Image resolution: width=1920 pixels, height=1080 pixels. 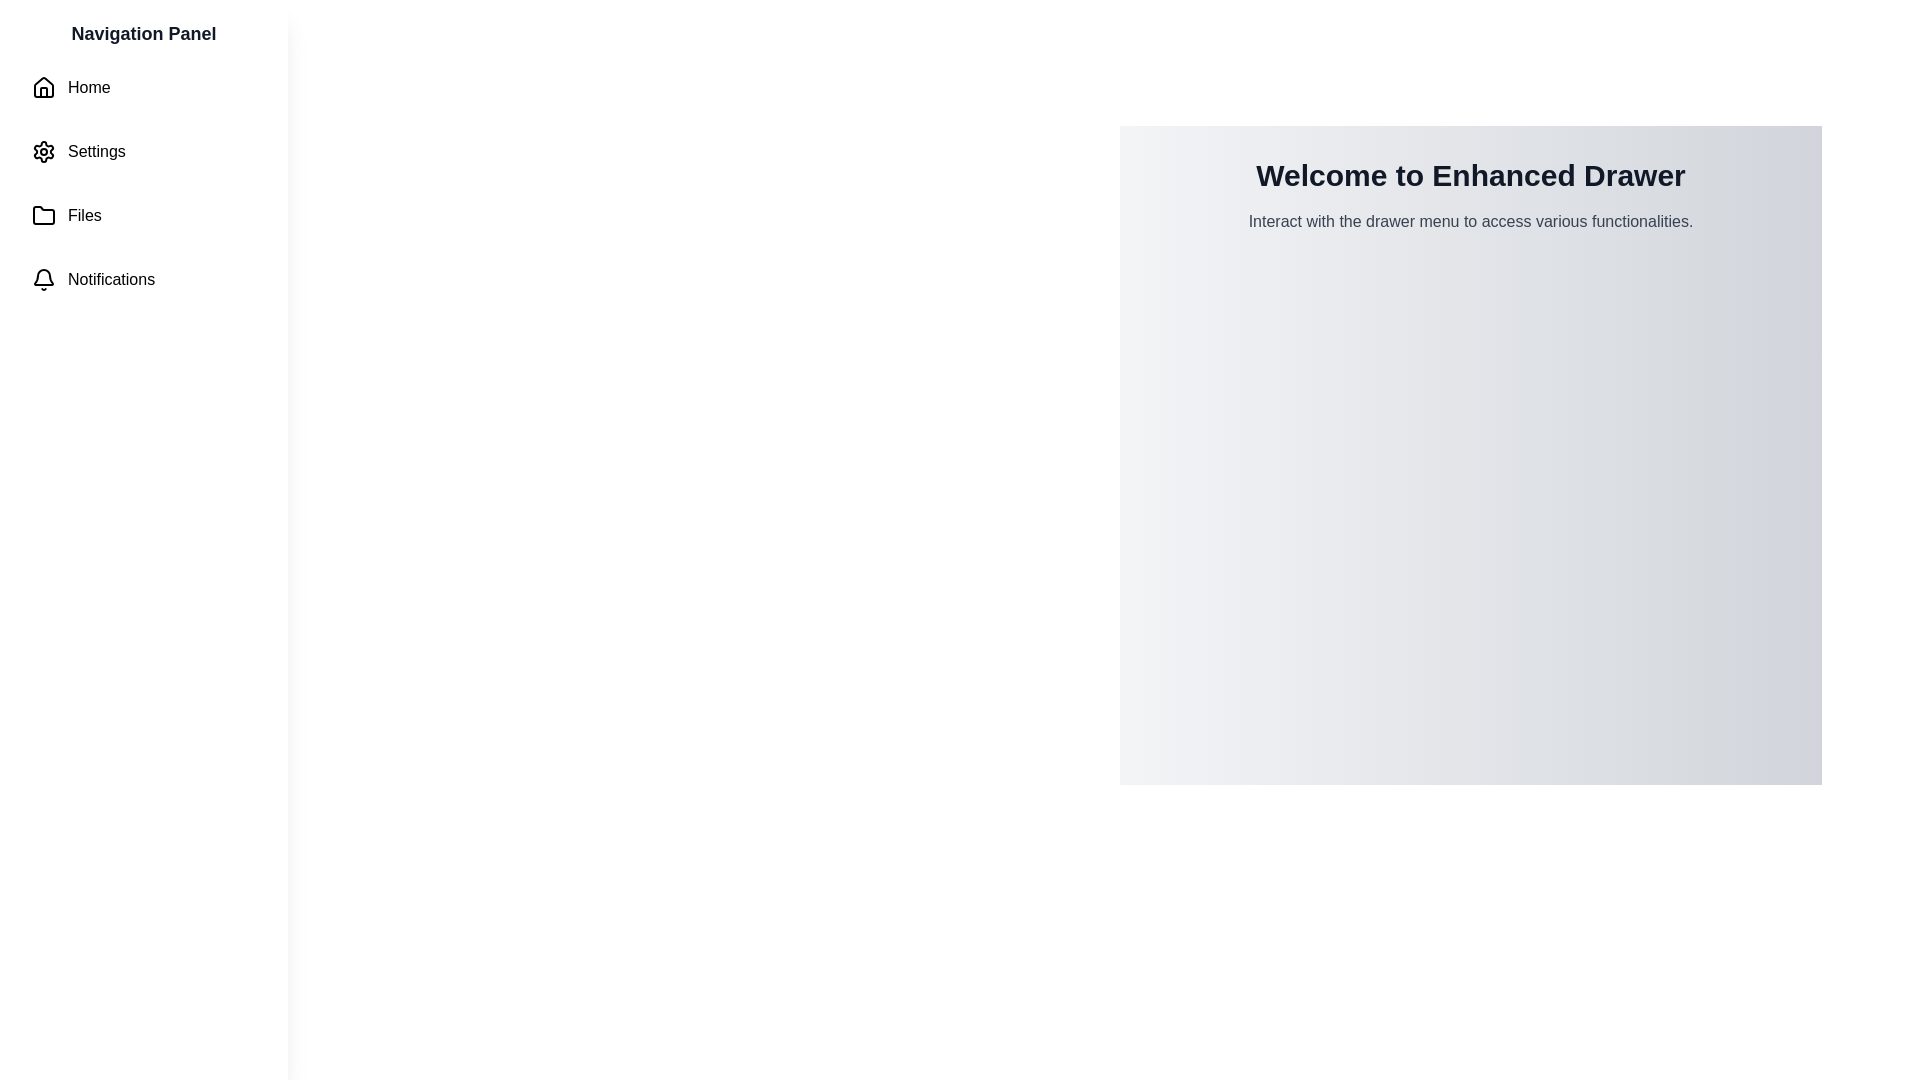 I want to click on the navigation item labeled 'Notifications' located in the left-side navigation panel below 'Home', 'Settings', and 'Files', which has a bell icon to its left, so click(x=110, y=280).